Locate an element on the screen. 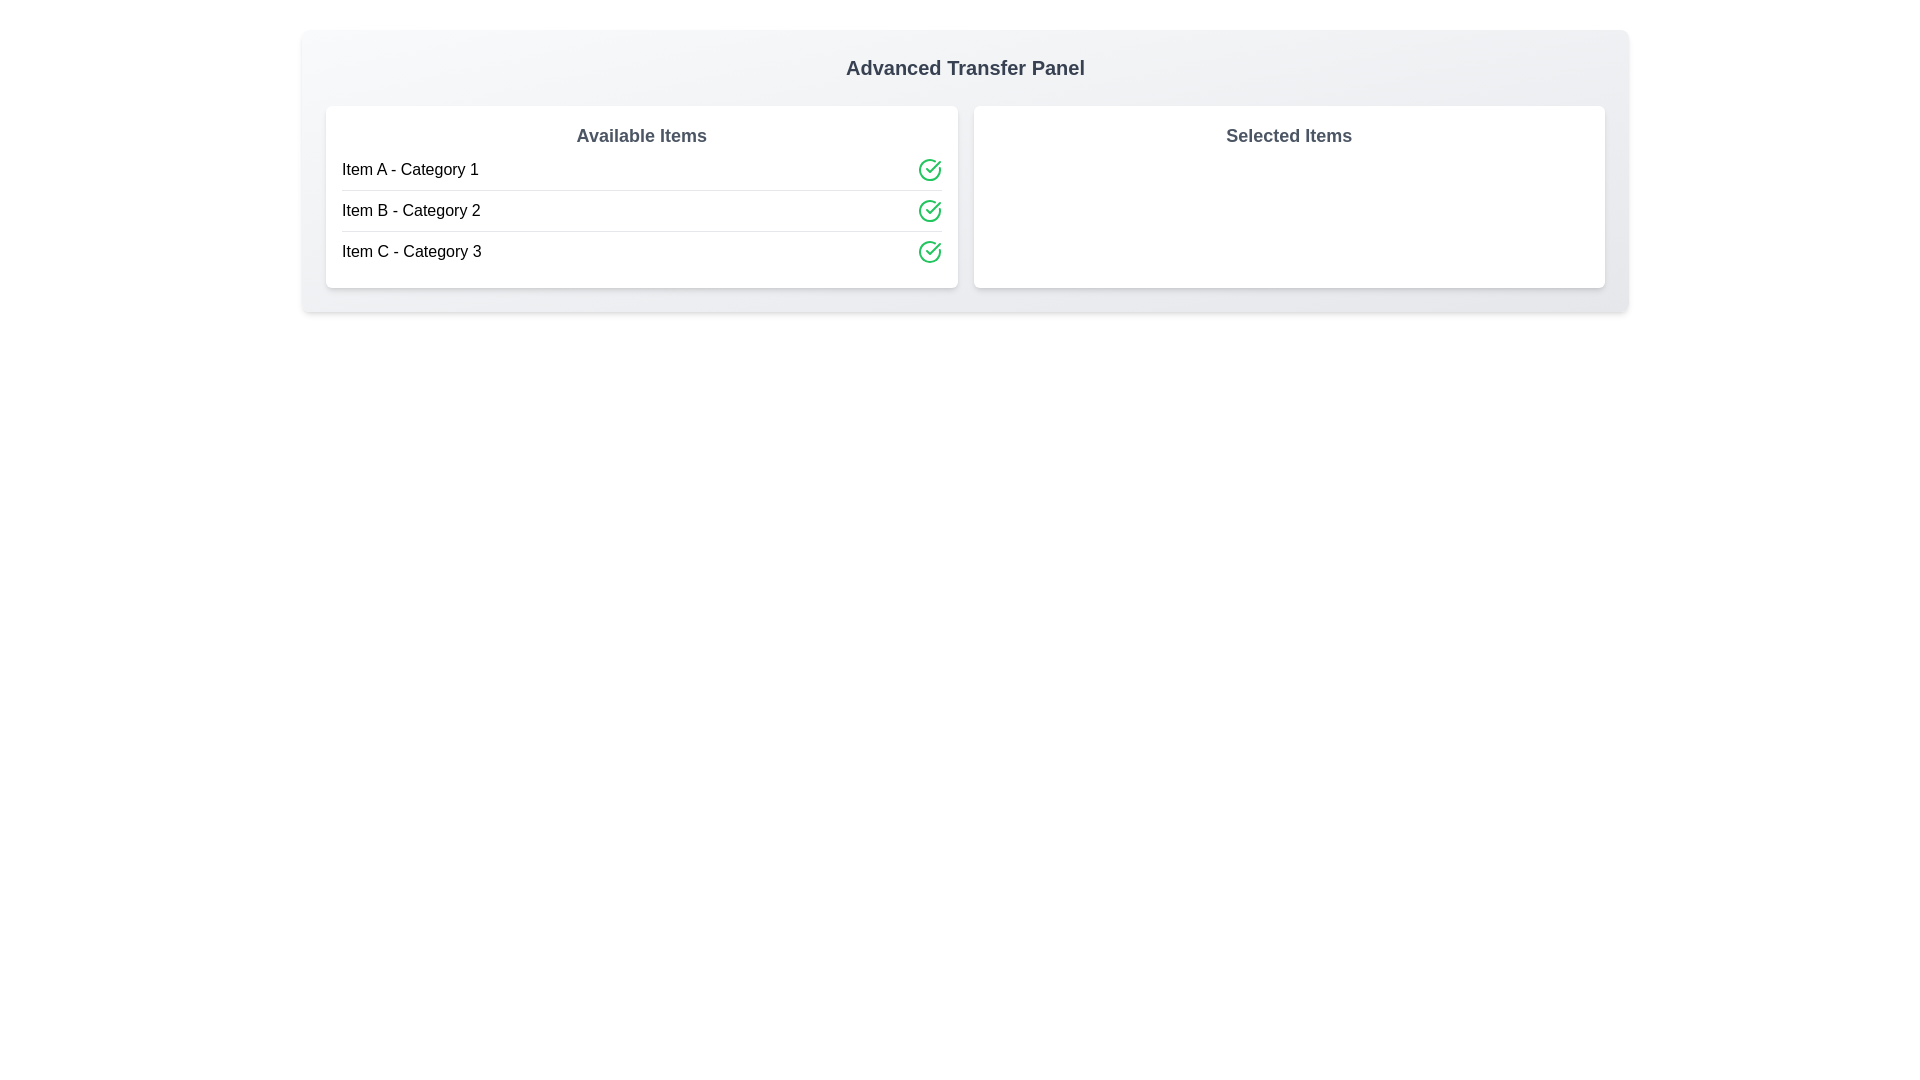 The height and width of the screenshot is (1080, 1920). the items within the 'Available Items' panel, which is the first panel on the left side of the interface with a white background and rounded corners is located at coordinates (641, 196).